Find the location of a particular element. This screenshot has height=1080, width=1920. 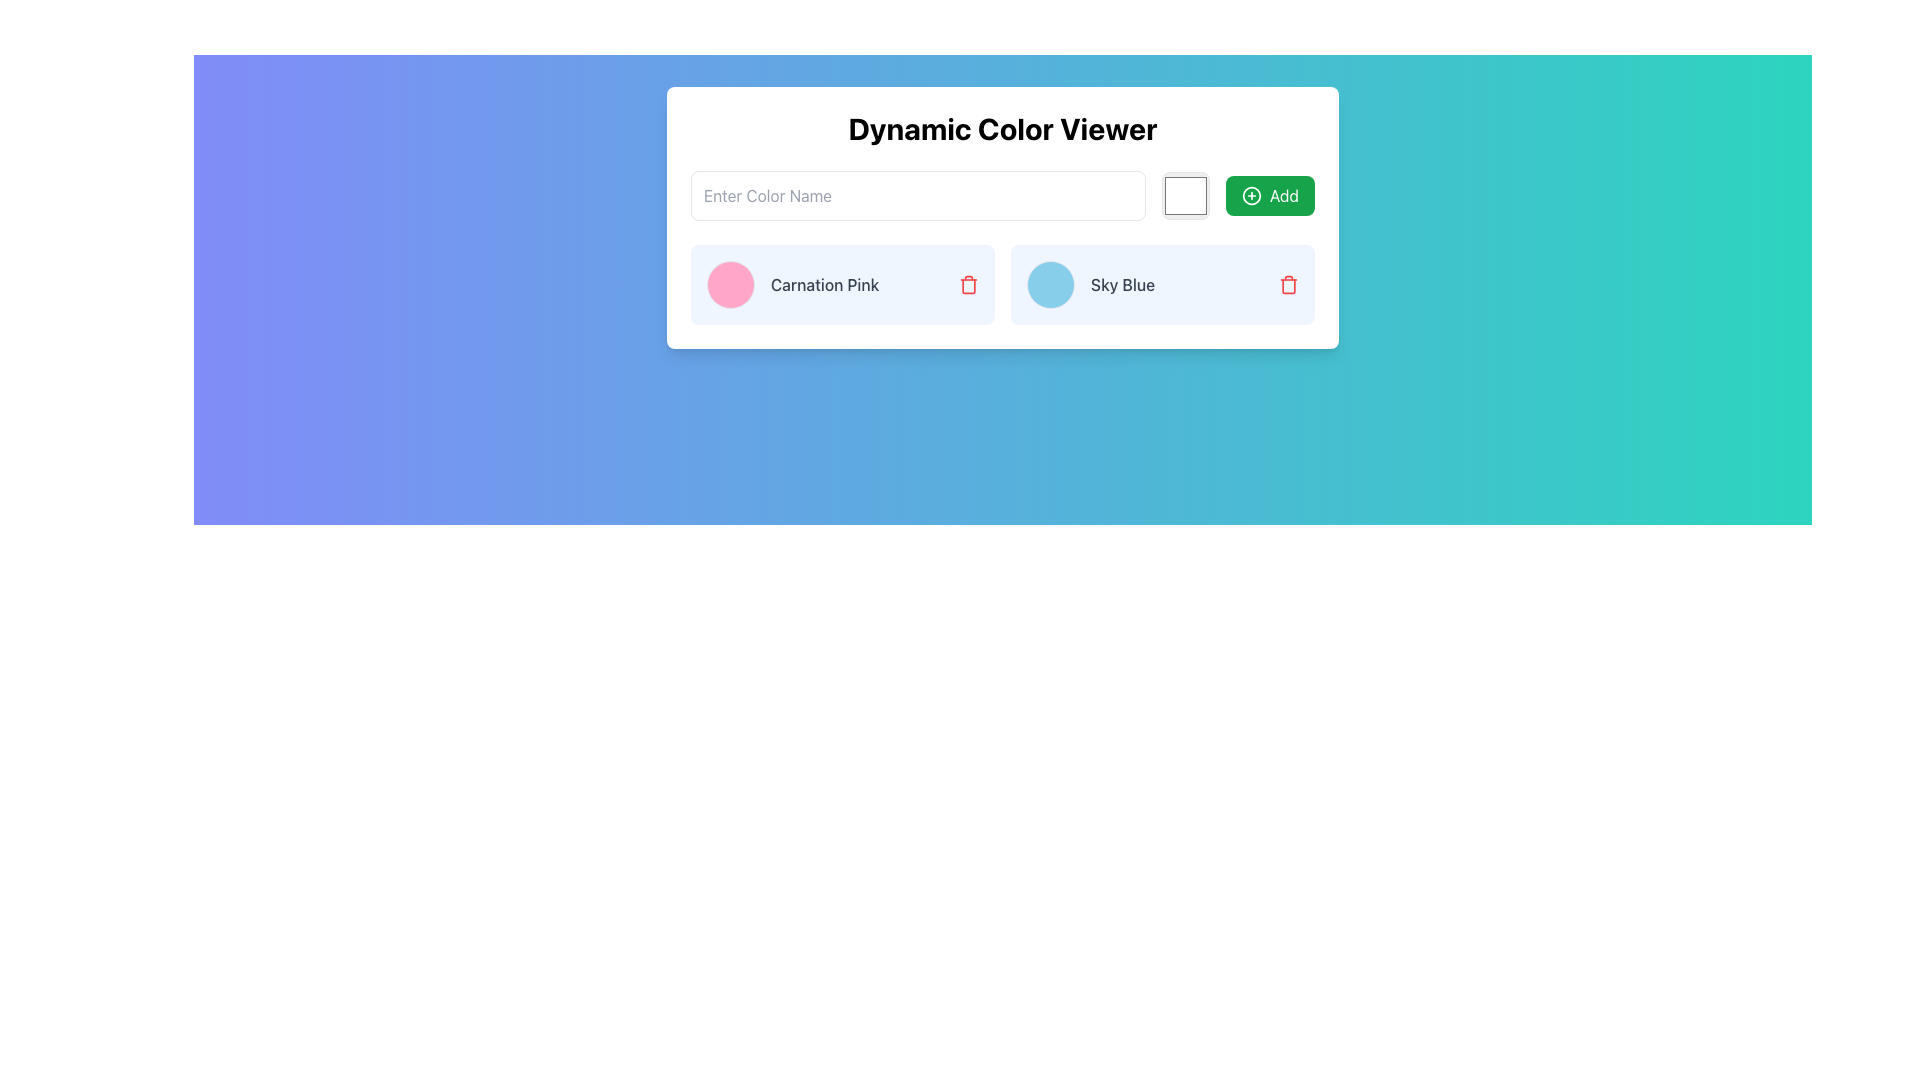

the vibrant red trash can button located beside the 'Carnation Pink' text label is located at coordinates (969, 285).